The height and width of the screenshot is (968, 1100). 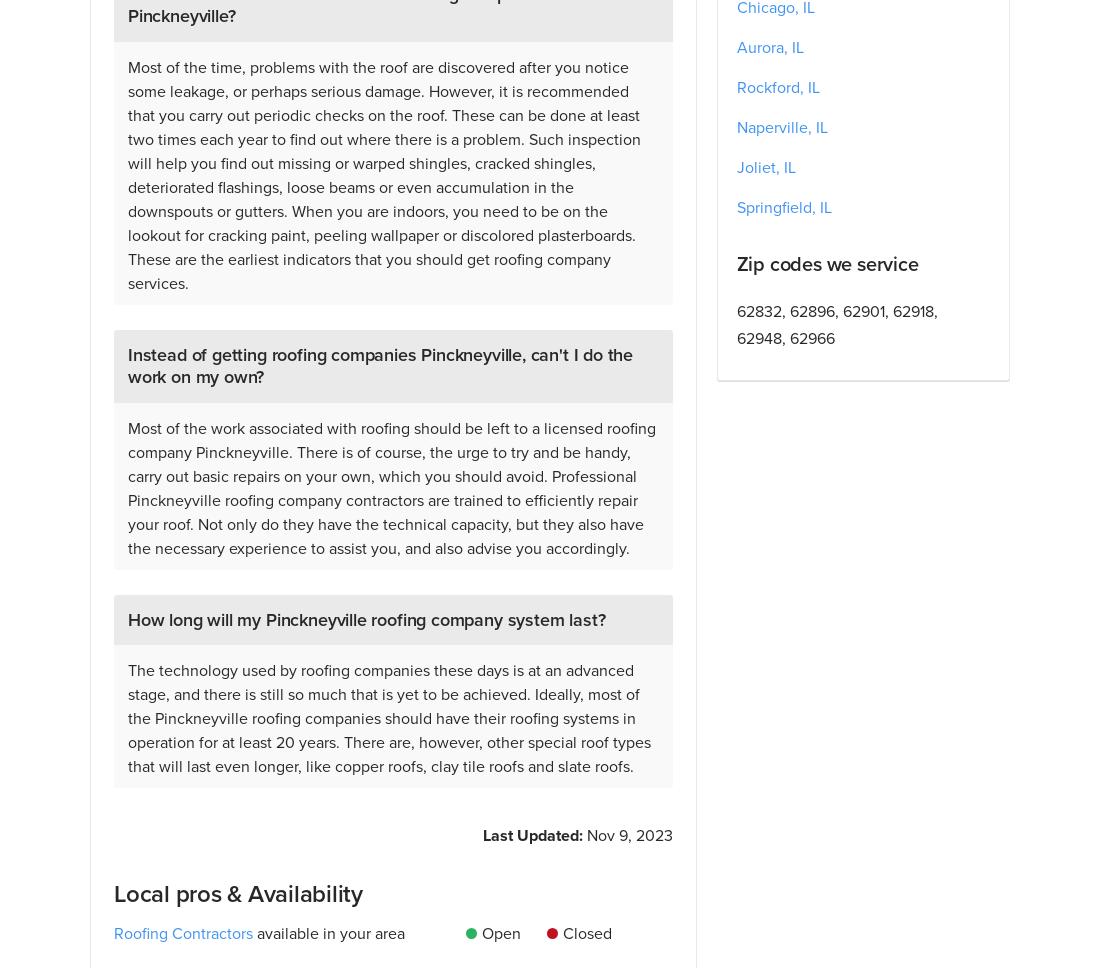 What do you see at coordinates (482, 835) in the screenshot?
I see `'Last Updated:'` at bounding box center [482, 835].